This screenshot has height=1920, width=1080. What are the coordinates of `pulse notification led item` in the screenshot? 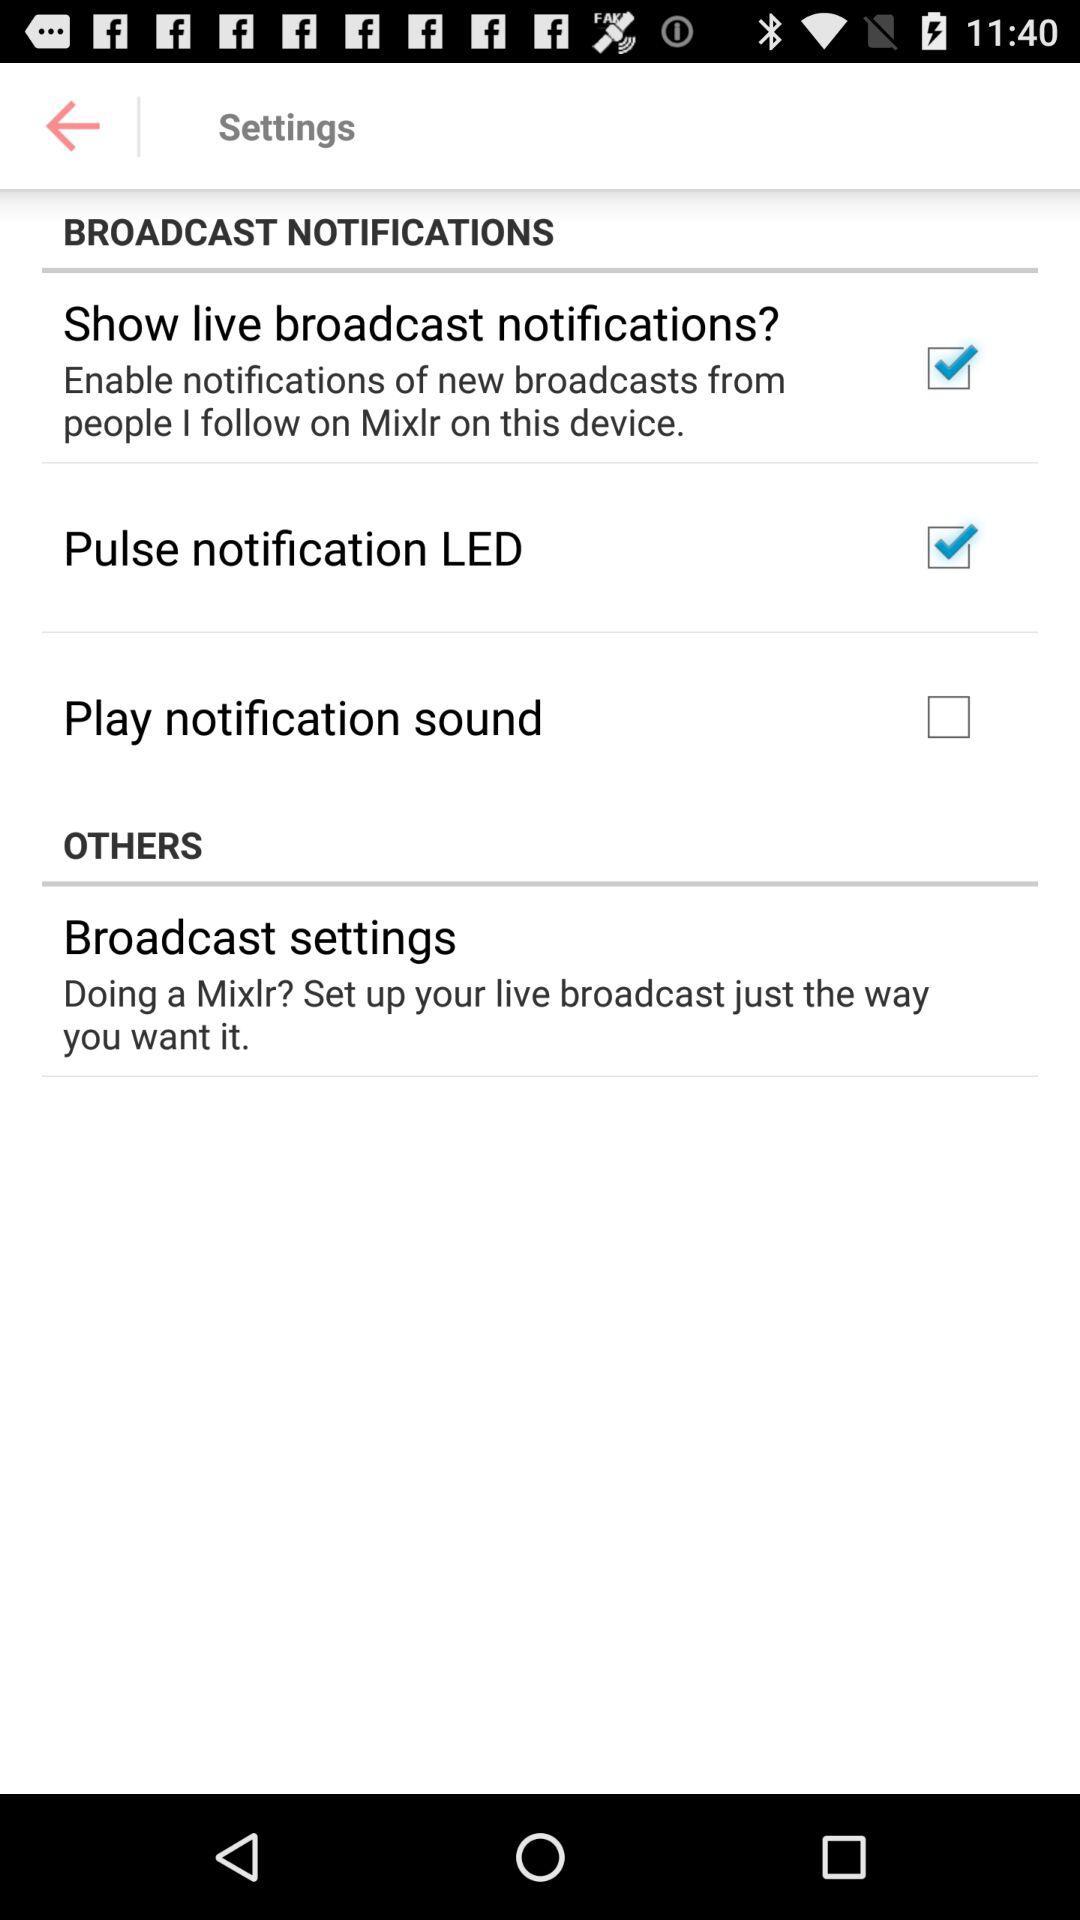 It's located at (293, 547).